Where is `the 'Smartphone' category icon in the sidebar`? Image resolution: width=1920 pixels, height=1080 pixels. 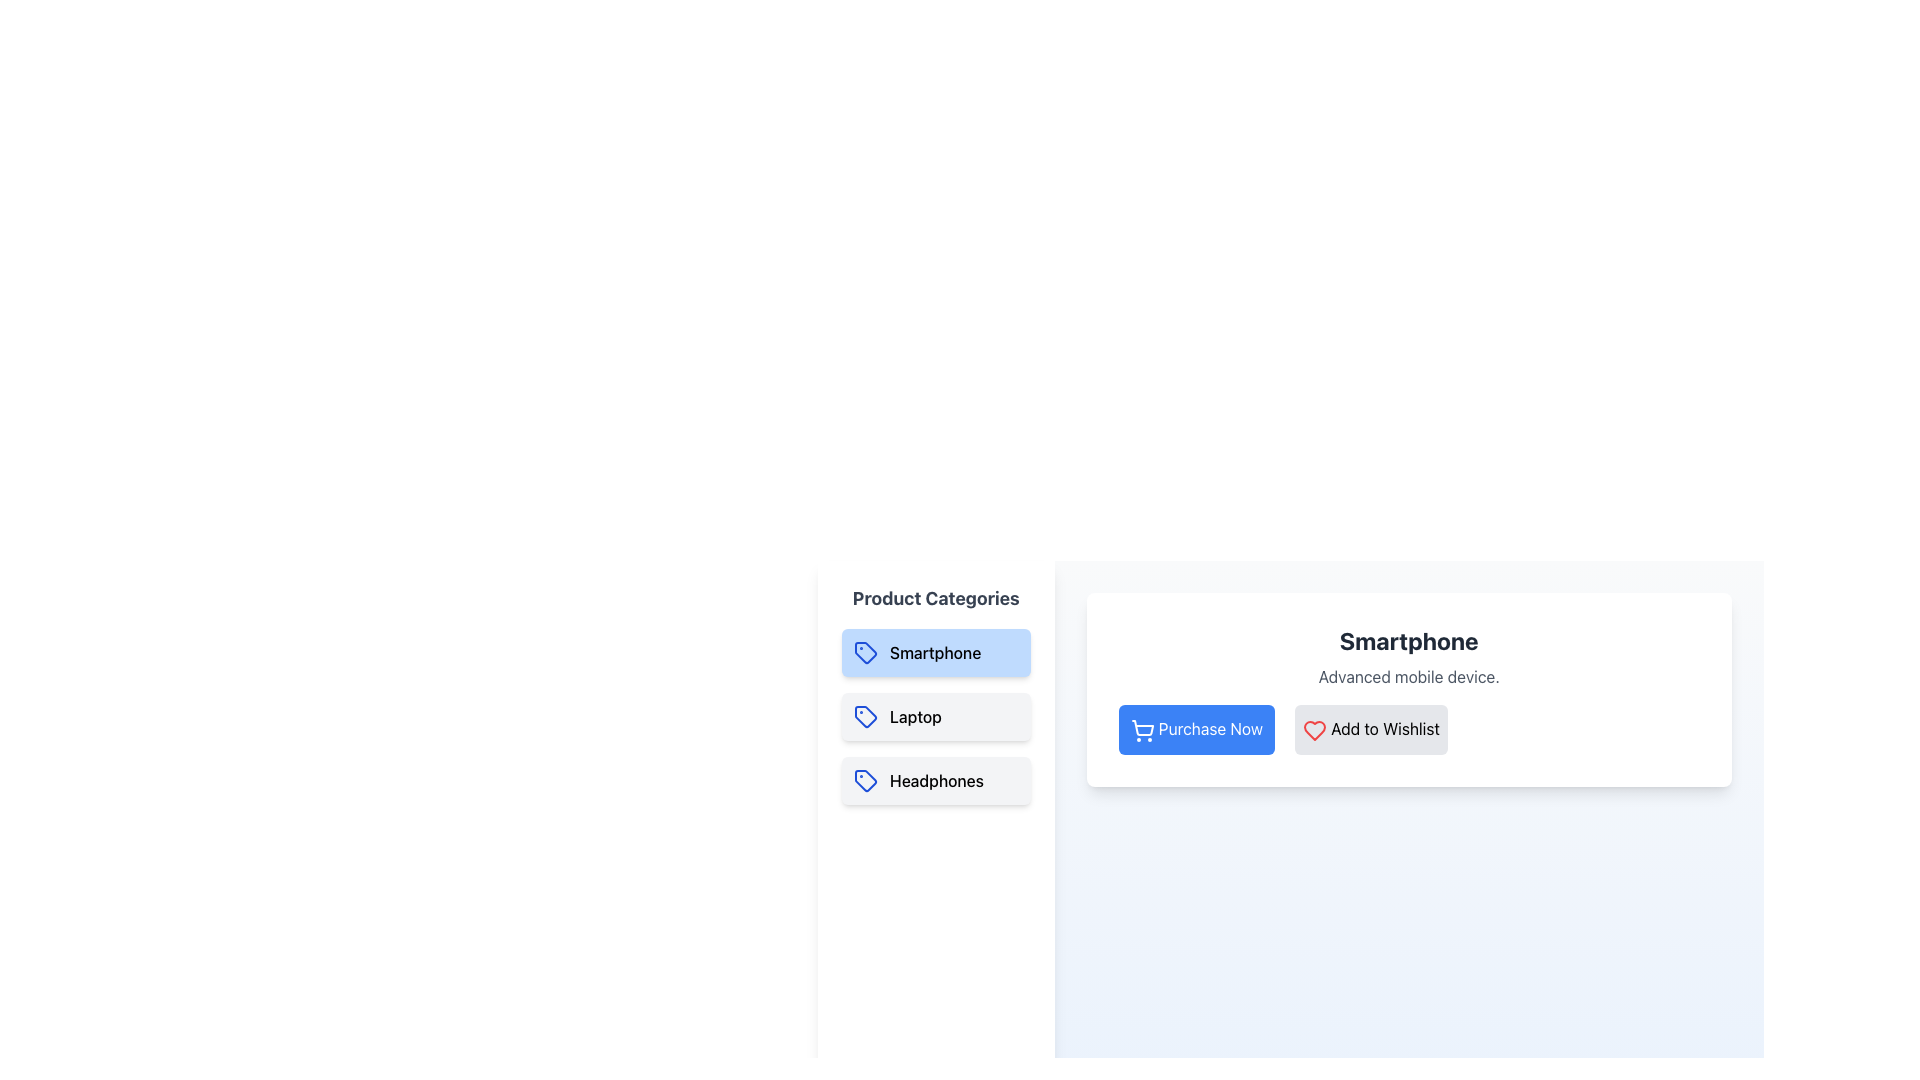
the 'Smartphone' category icon in the sidebar is located at coordinates (865, 652).